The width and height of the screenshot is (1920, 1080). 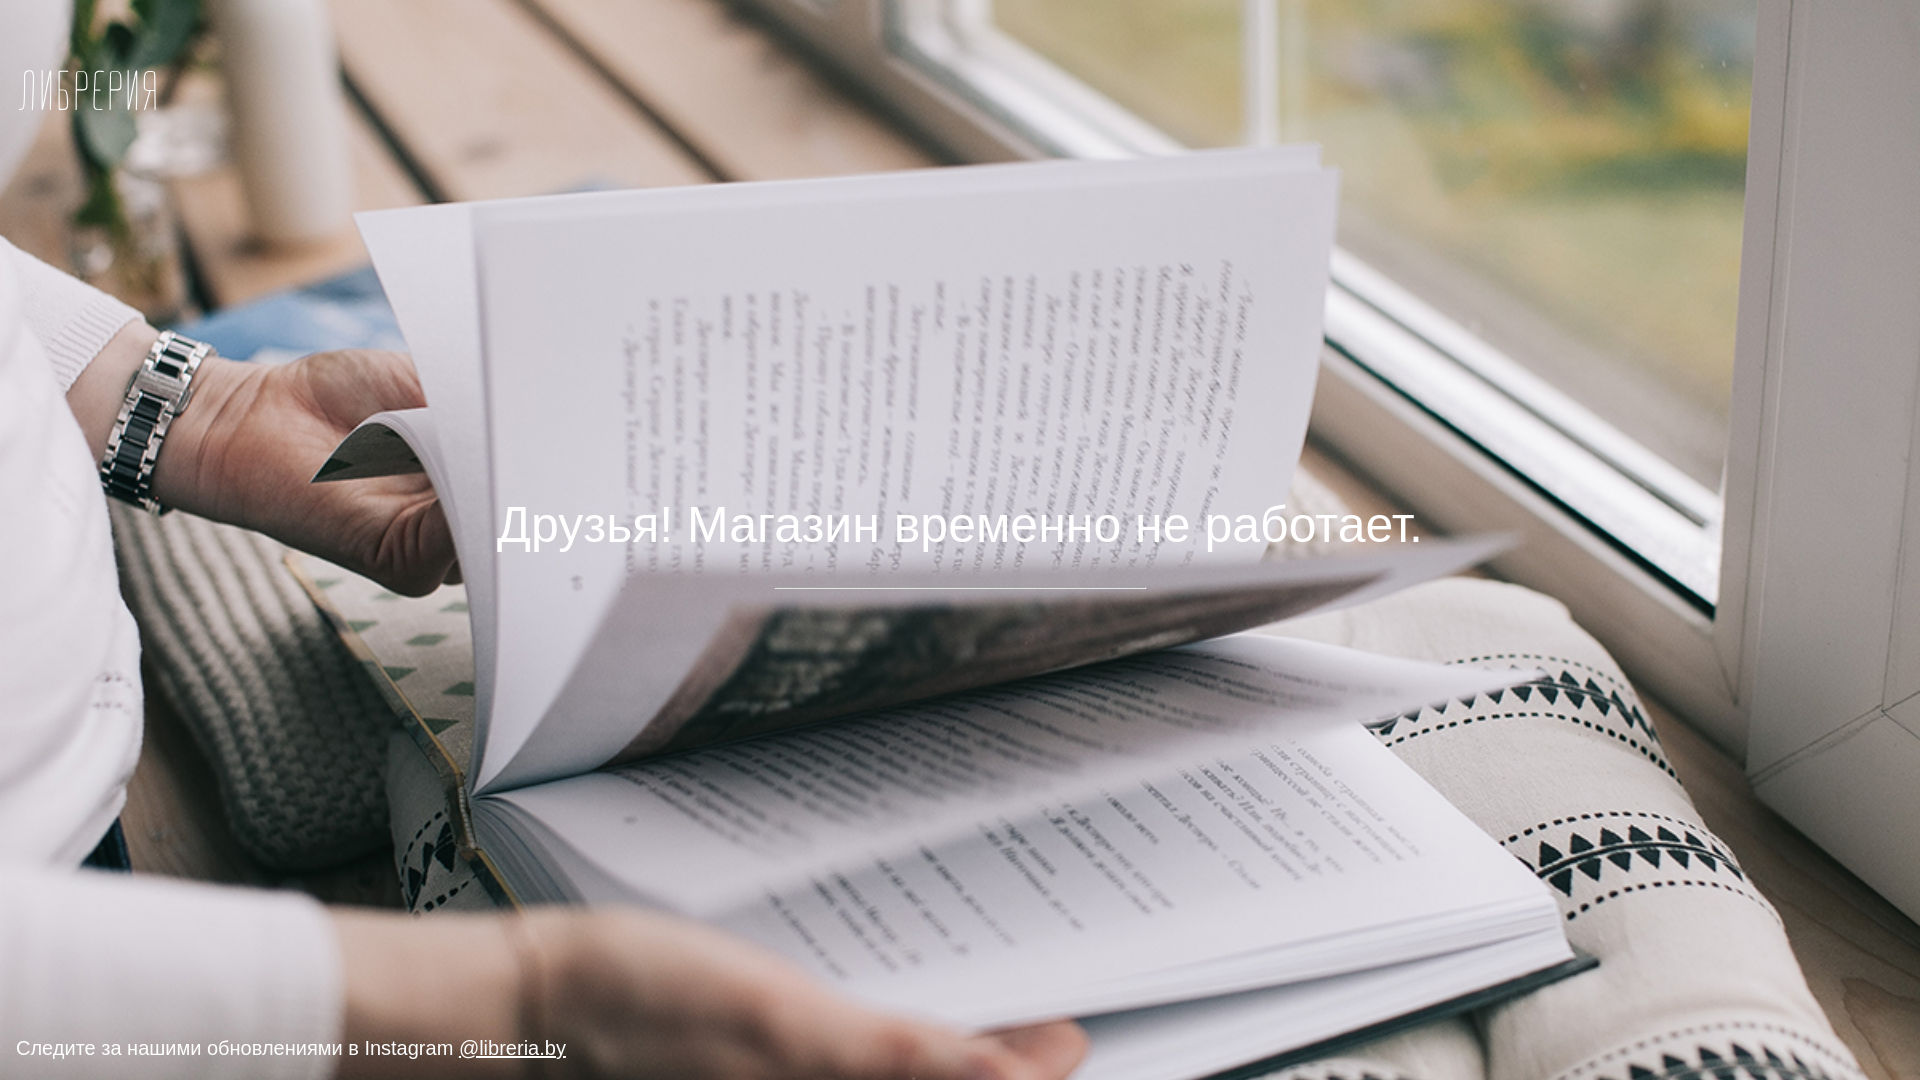 What do you see at coordinates (512, 1047) in the screenshot?
I see `'@libreria.by'` at bounding box center [512, 1047].